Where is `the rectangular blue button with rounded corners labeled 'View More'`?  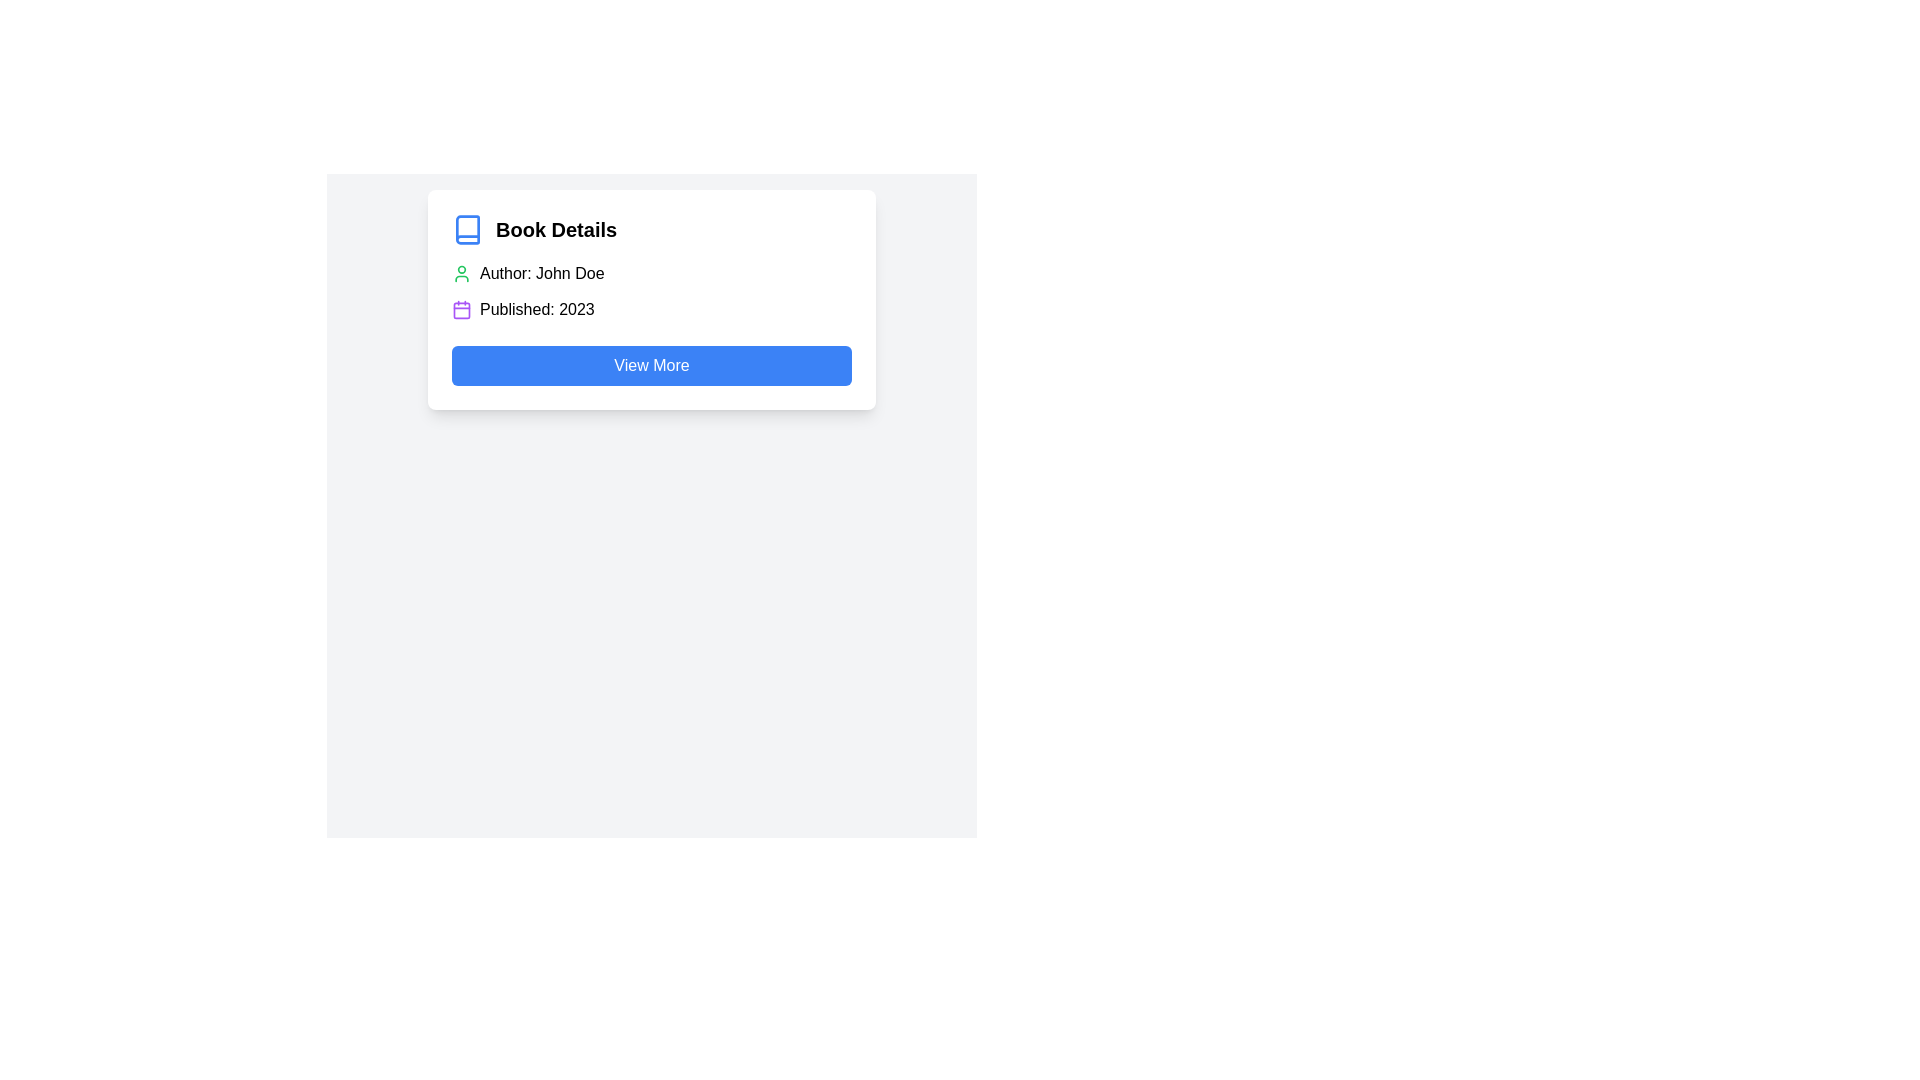
the rectangular blue button with rounded corners labeled 'View More' is located at coordinates (652, 366).